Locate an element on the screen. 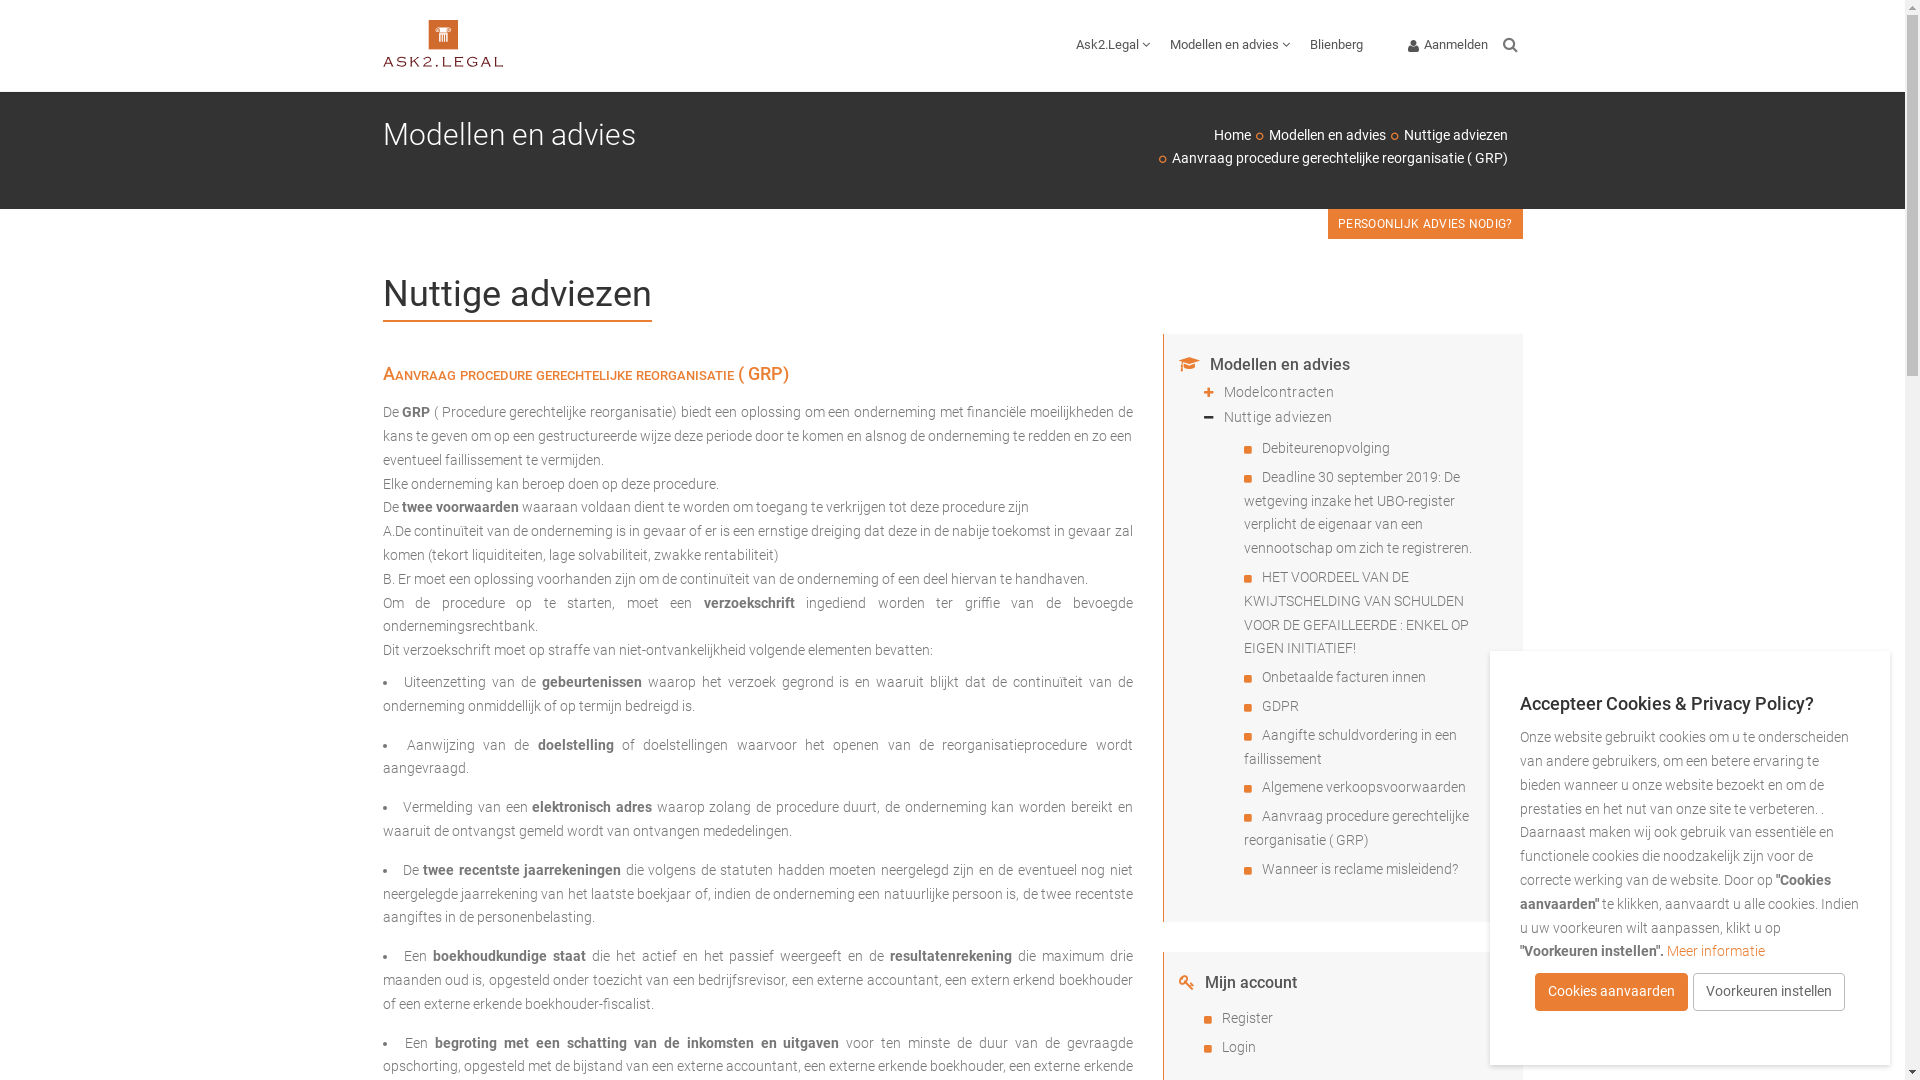  'Meer informatie' is located at coordinates (1715, 950).